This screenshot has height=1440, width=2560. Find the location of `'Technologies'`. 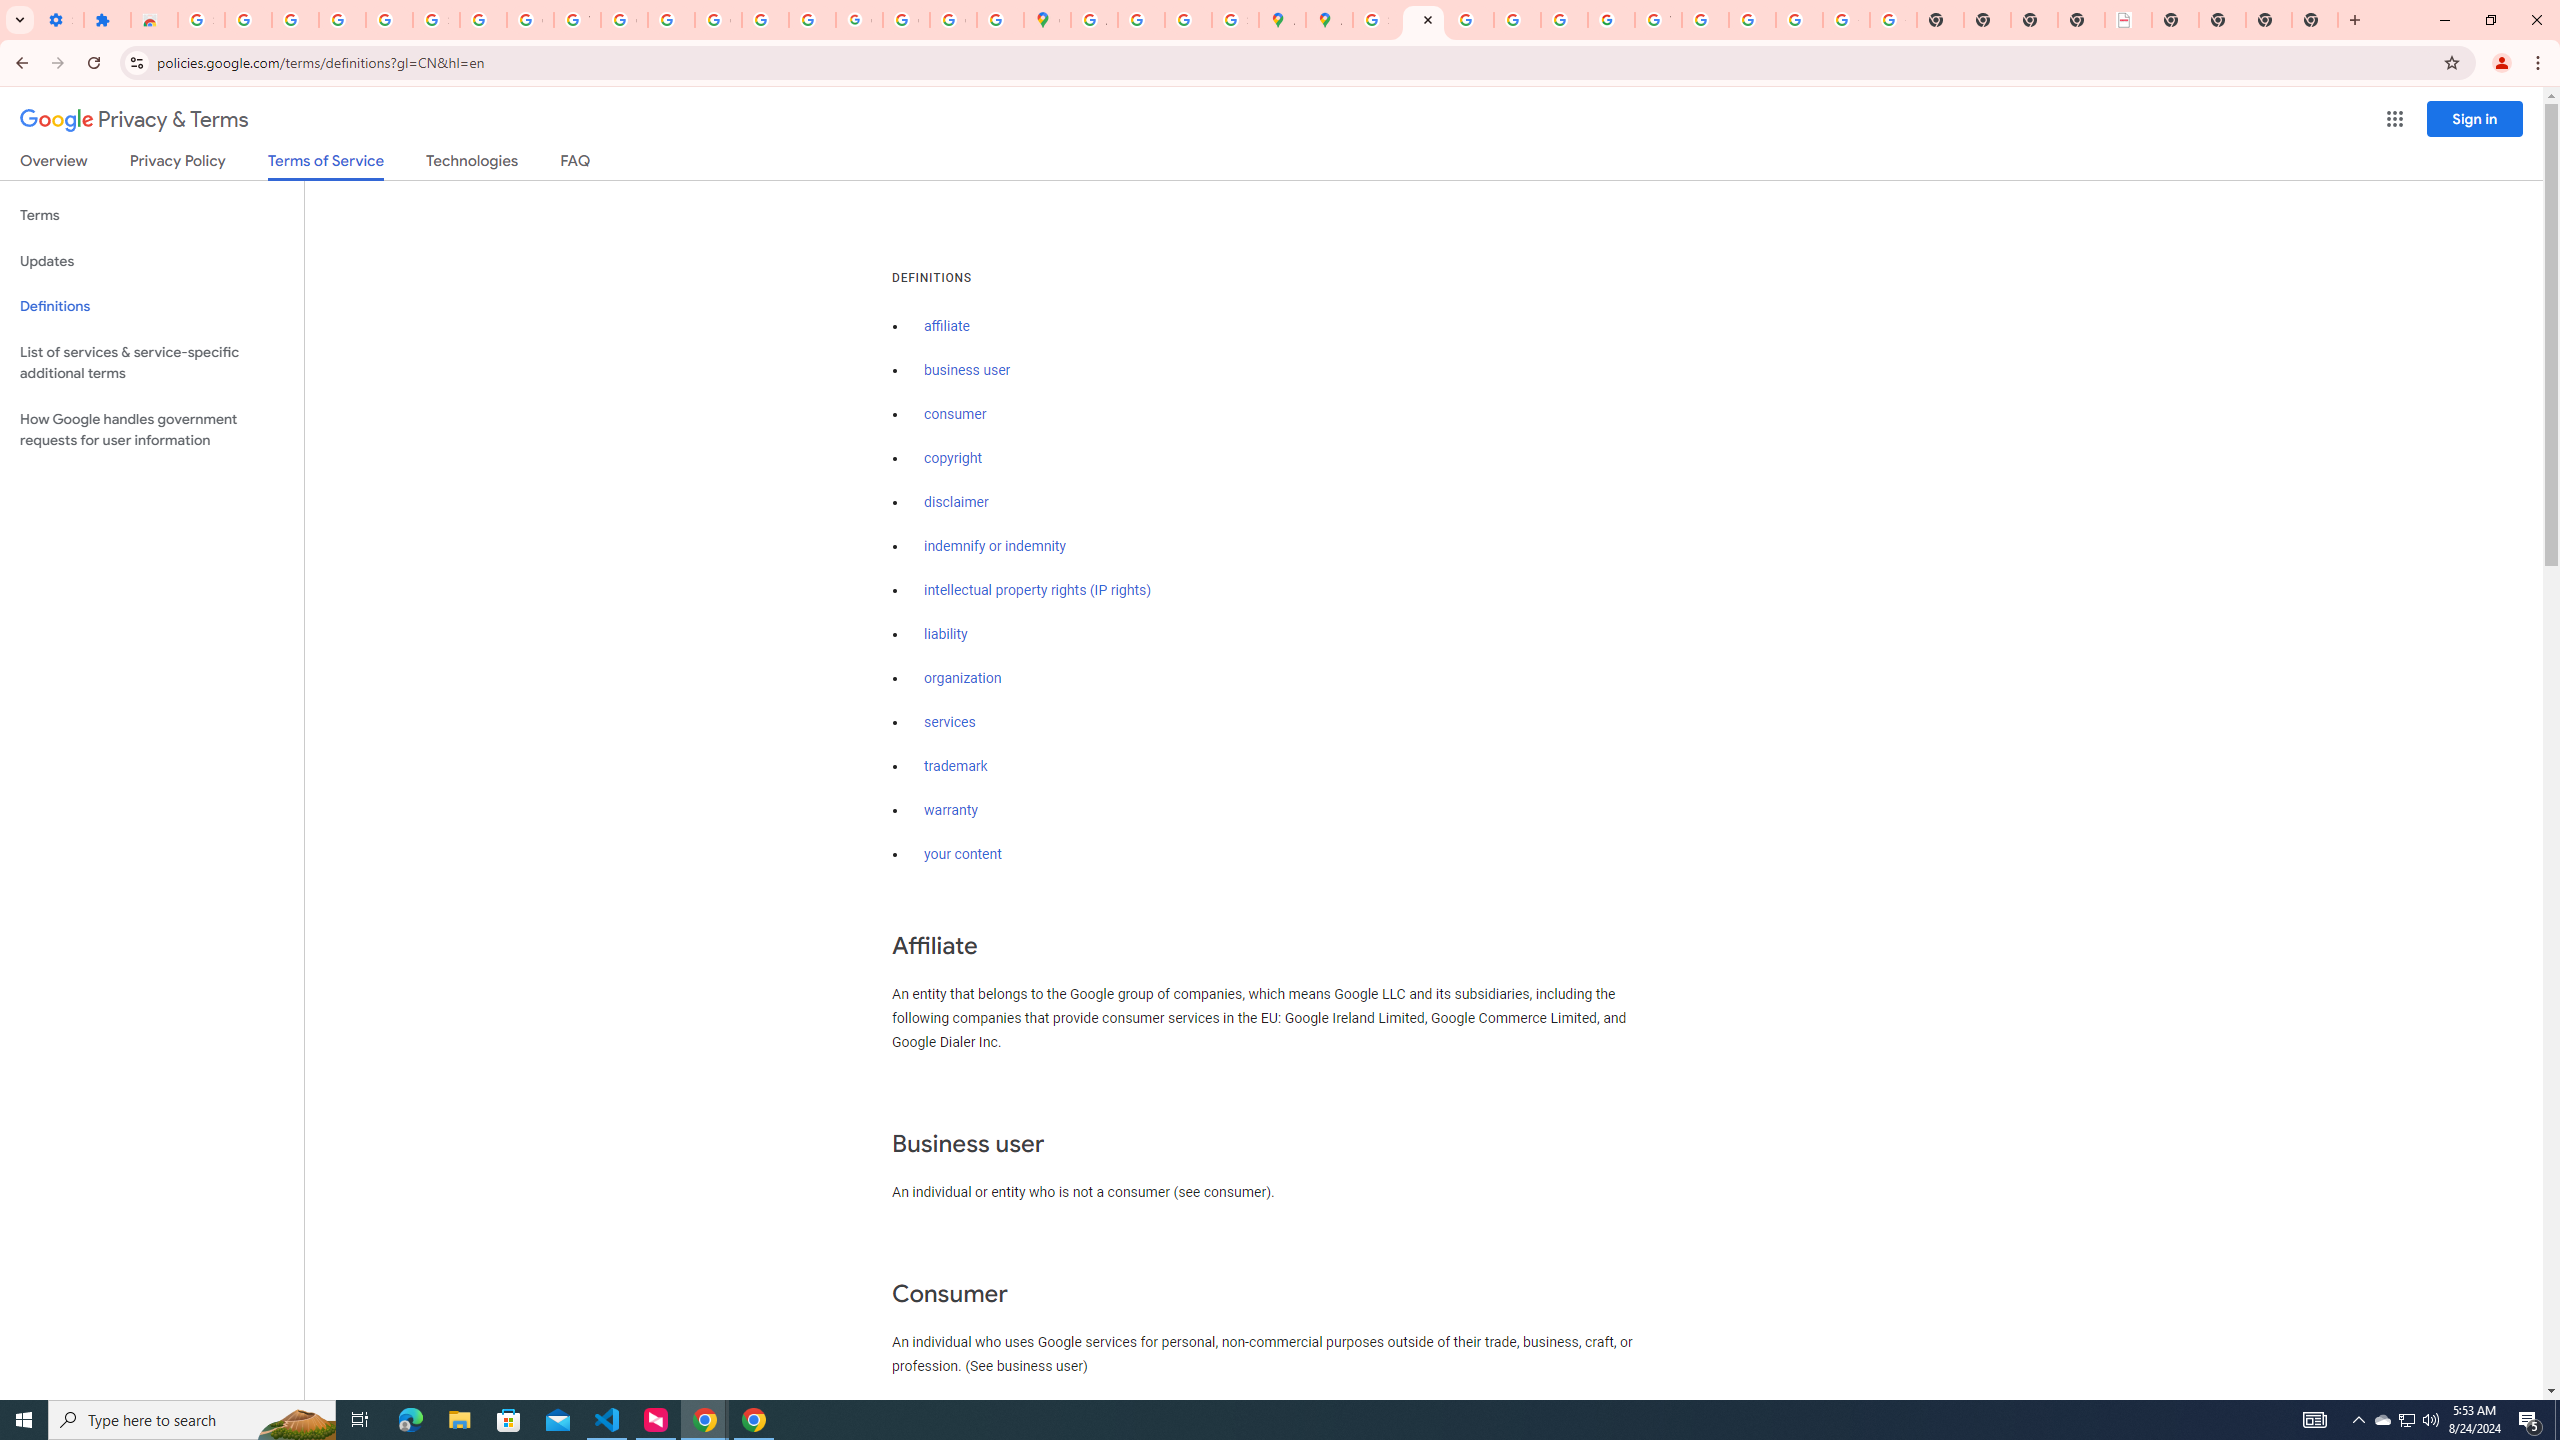

'Technologies' is located at coordinates (472, 164).